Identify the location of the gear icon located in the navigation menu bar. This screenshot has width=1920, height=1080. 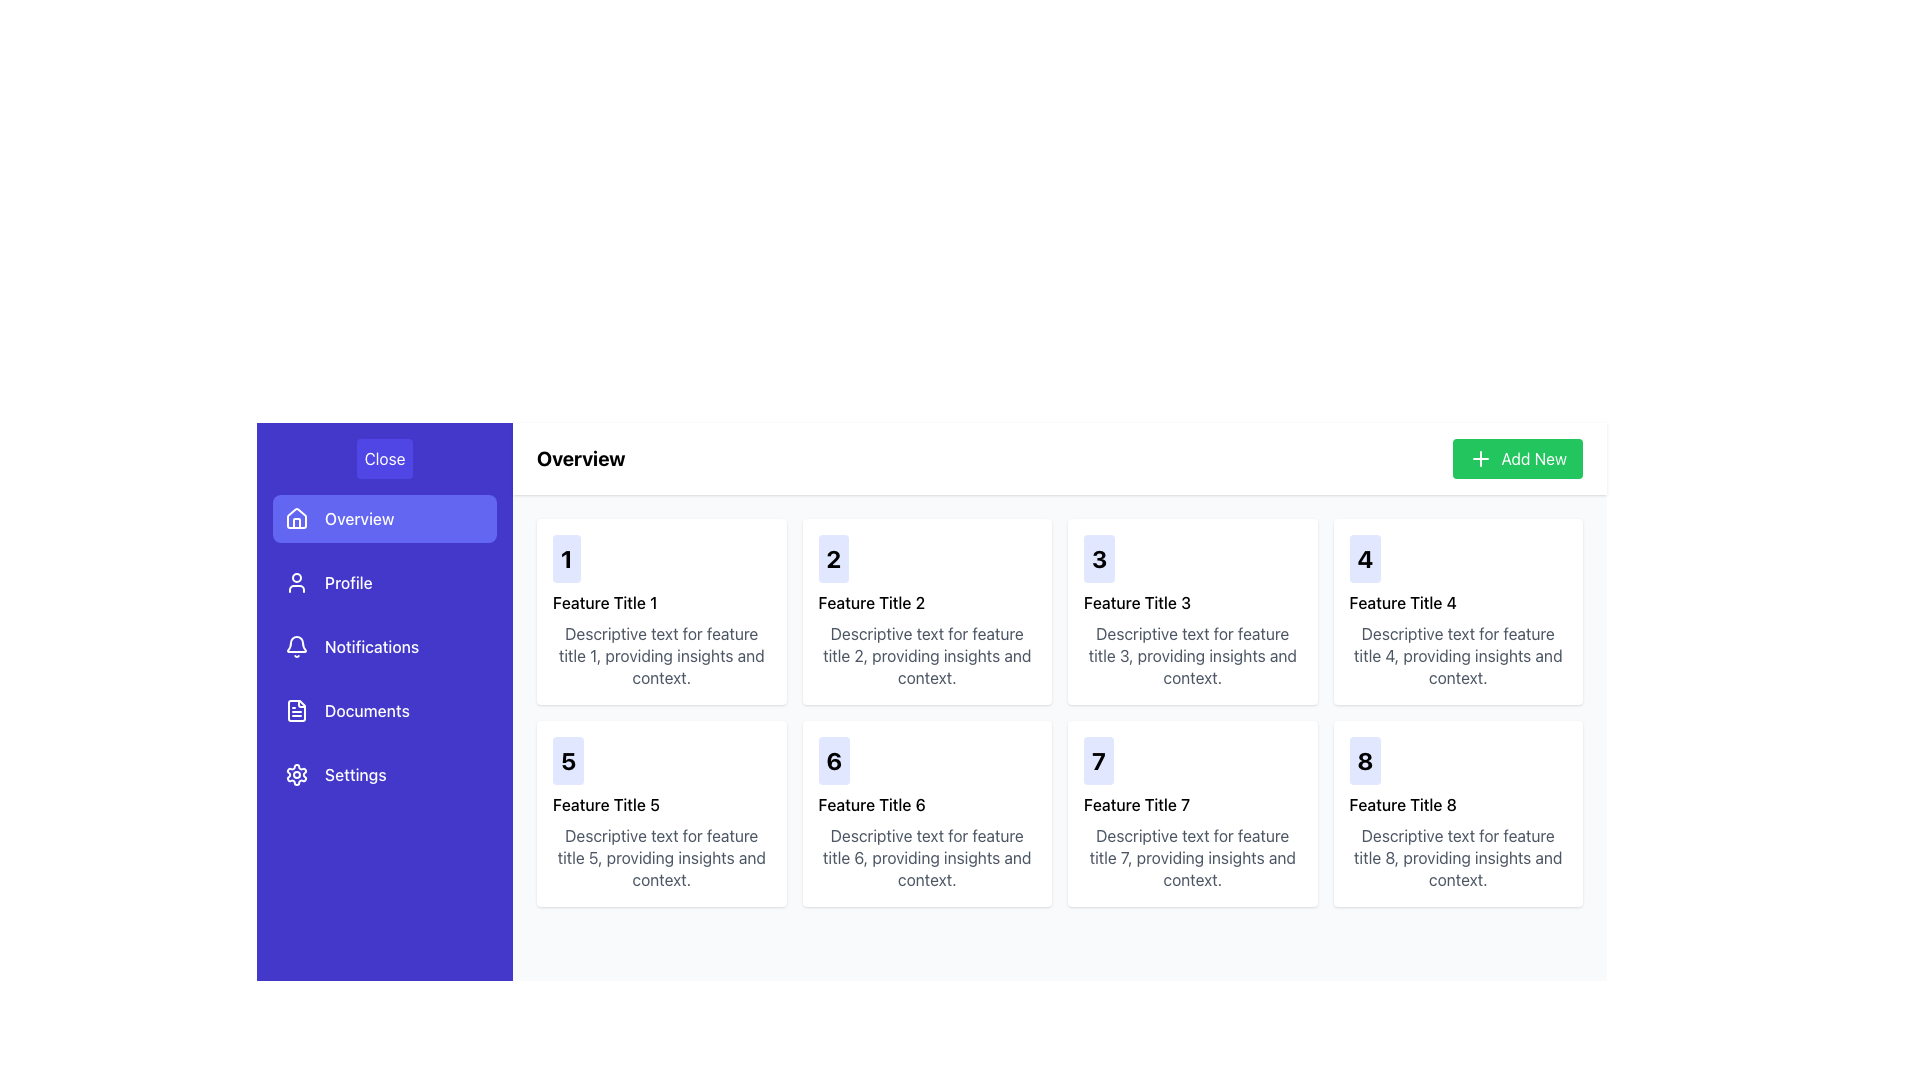
(296, 774).